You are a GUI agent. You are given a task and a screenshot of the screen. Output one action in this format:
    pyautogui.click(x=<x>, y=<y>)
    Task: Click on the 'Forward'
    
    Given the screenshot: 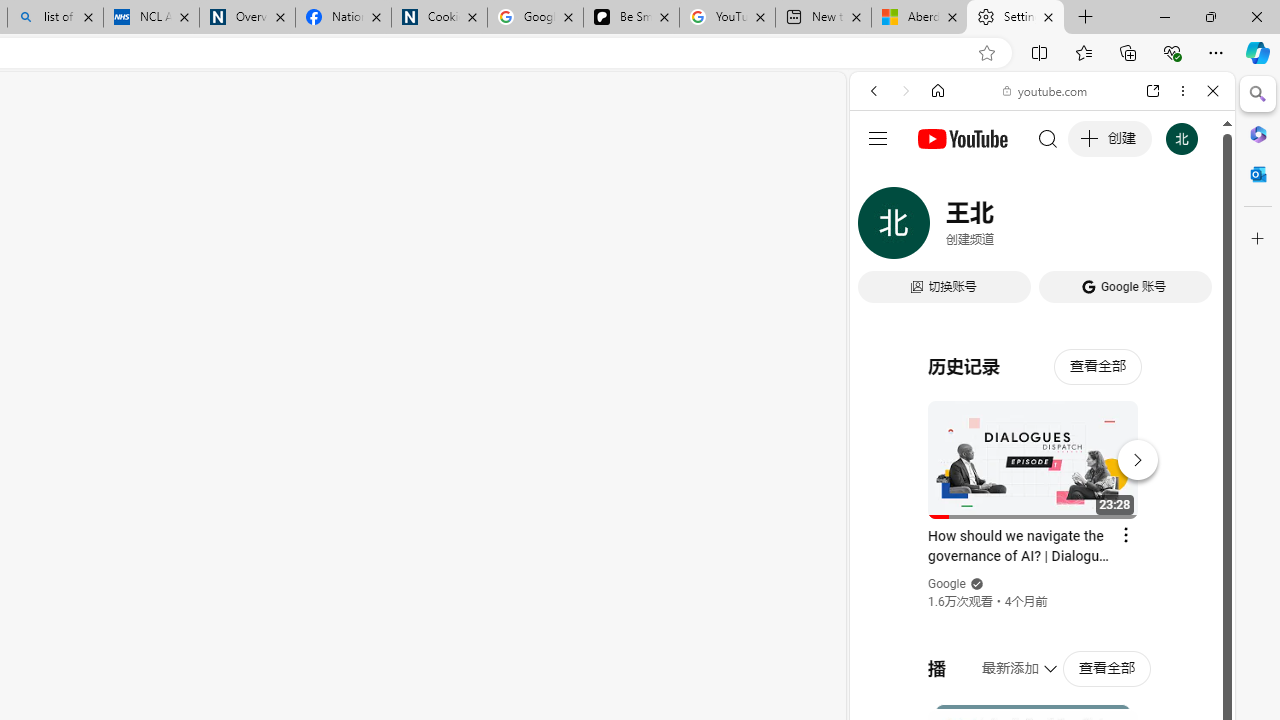 What is the action you would take?
    pyautogui.click(x=905, y=91)
    